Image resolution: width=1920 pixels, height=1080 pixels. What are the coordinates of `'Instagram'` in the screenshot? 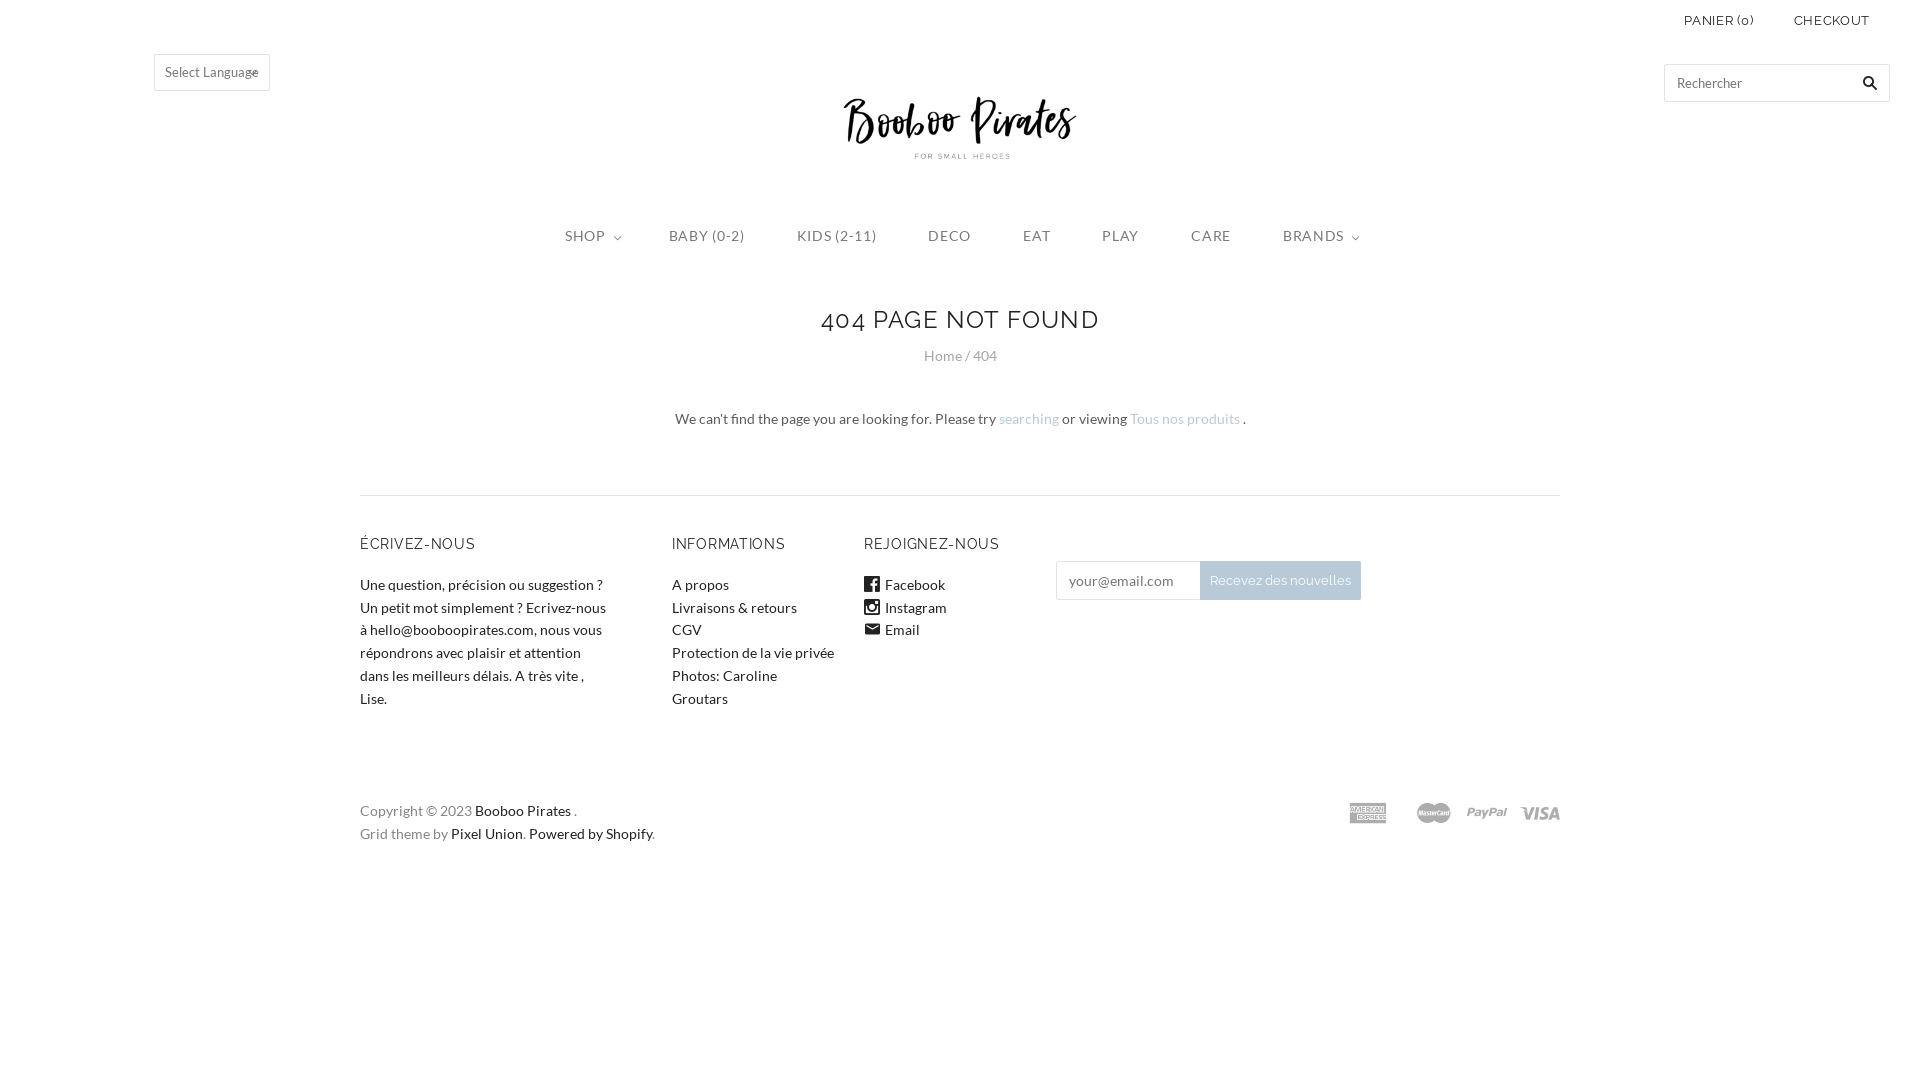 It's located at (904, 606).